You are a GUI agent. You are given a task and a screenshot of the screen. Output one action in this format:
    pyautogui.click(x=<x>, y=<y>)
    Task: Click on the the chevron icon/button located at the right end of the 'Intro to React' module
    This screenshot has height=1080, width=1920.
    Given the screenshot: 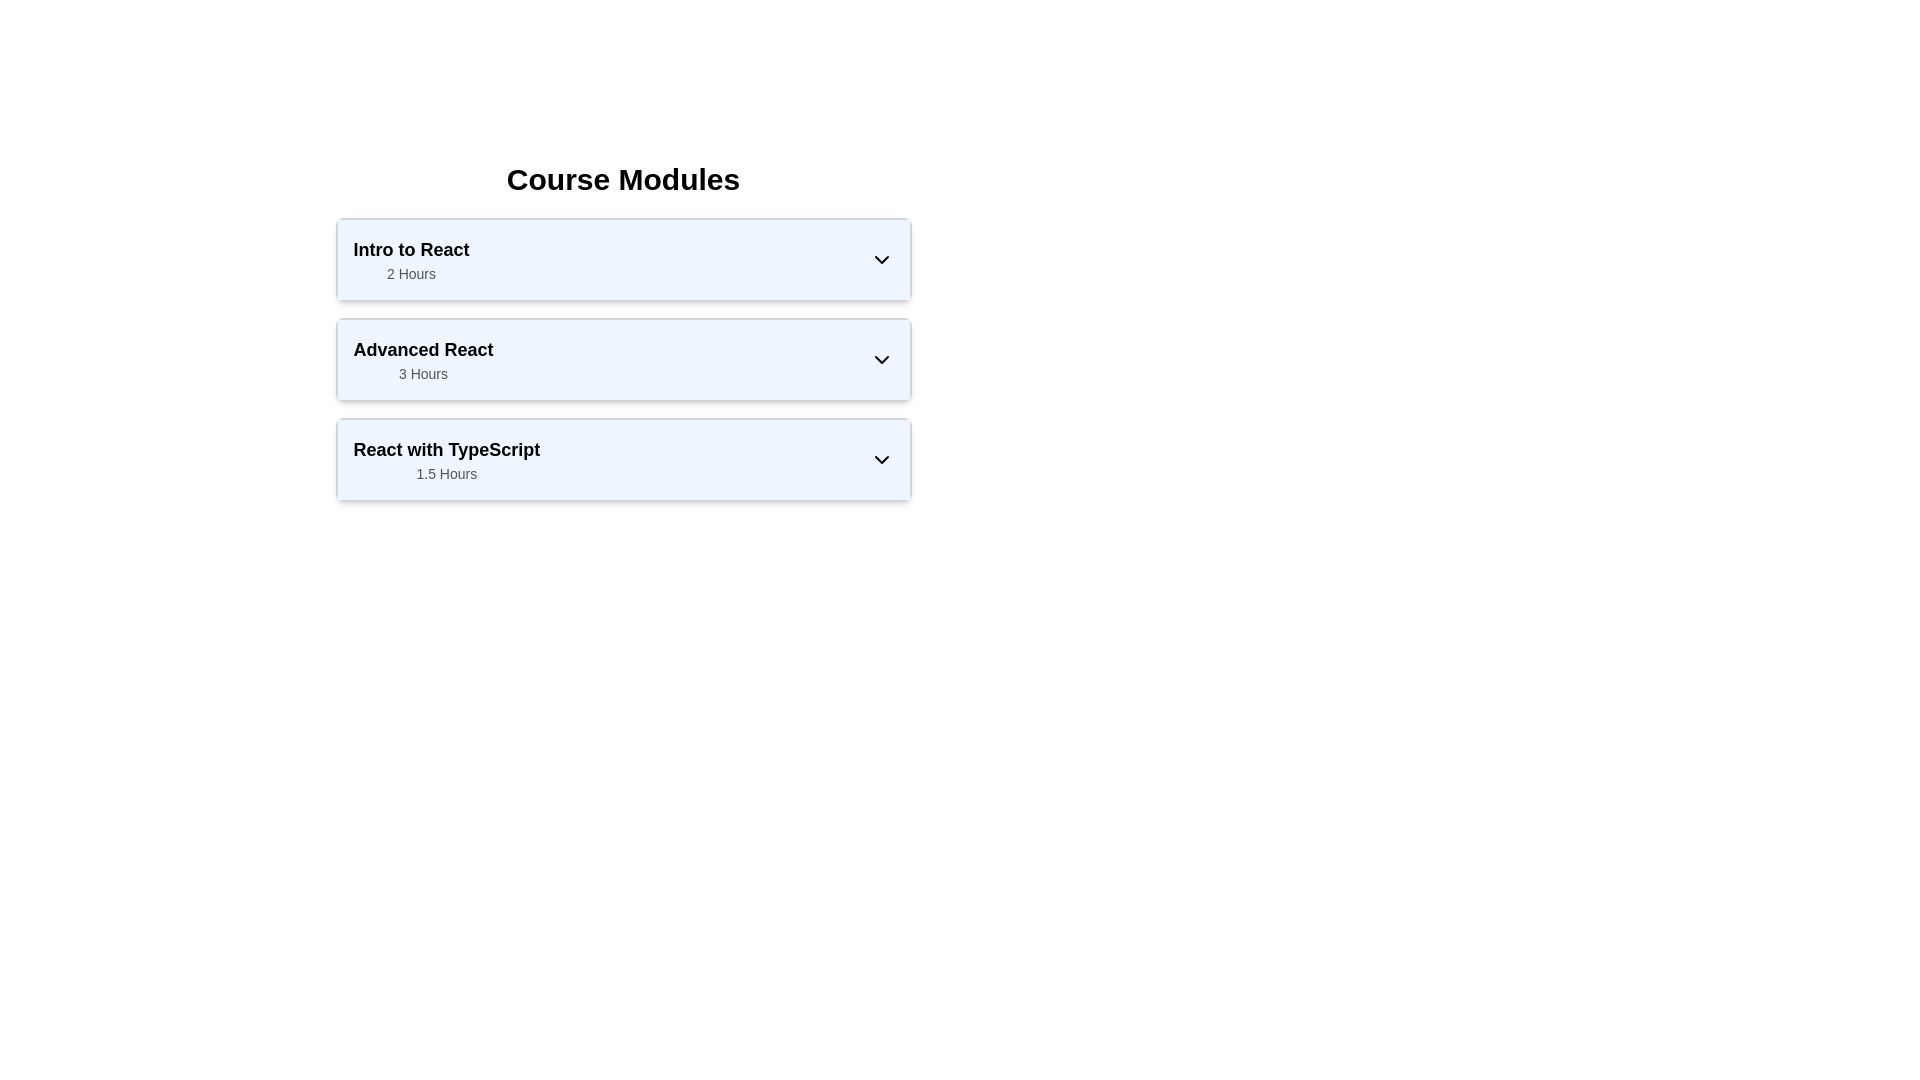 What is the action you would take?
    pyautogui.click(x=880, y=258)
    